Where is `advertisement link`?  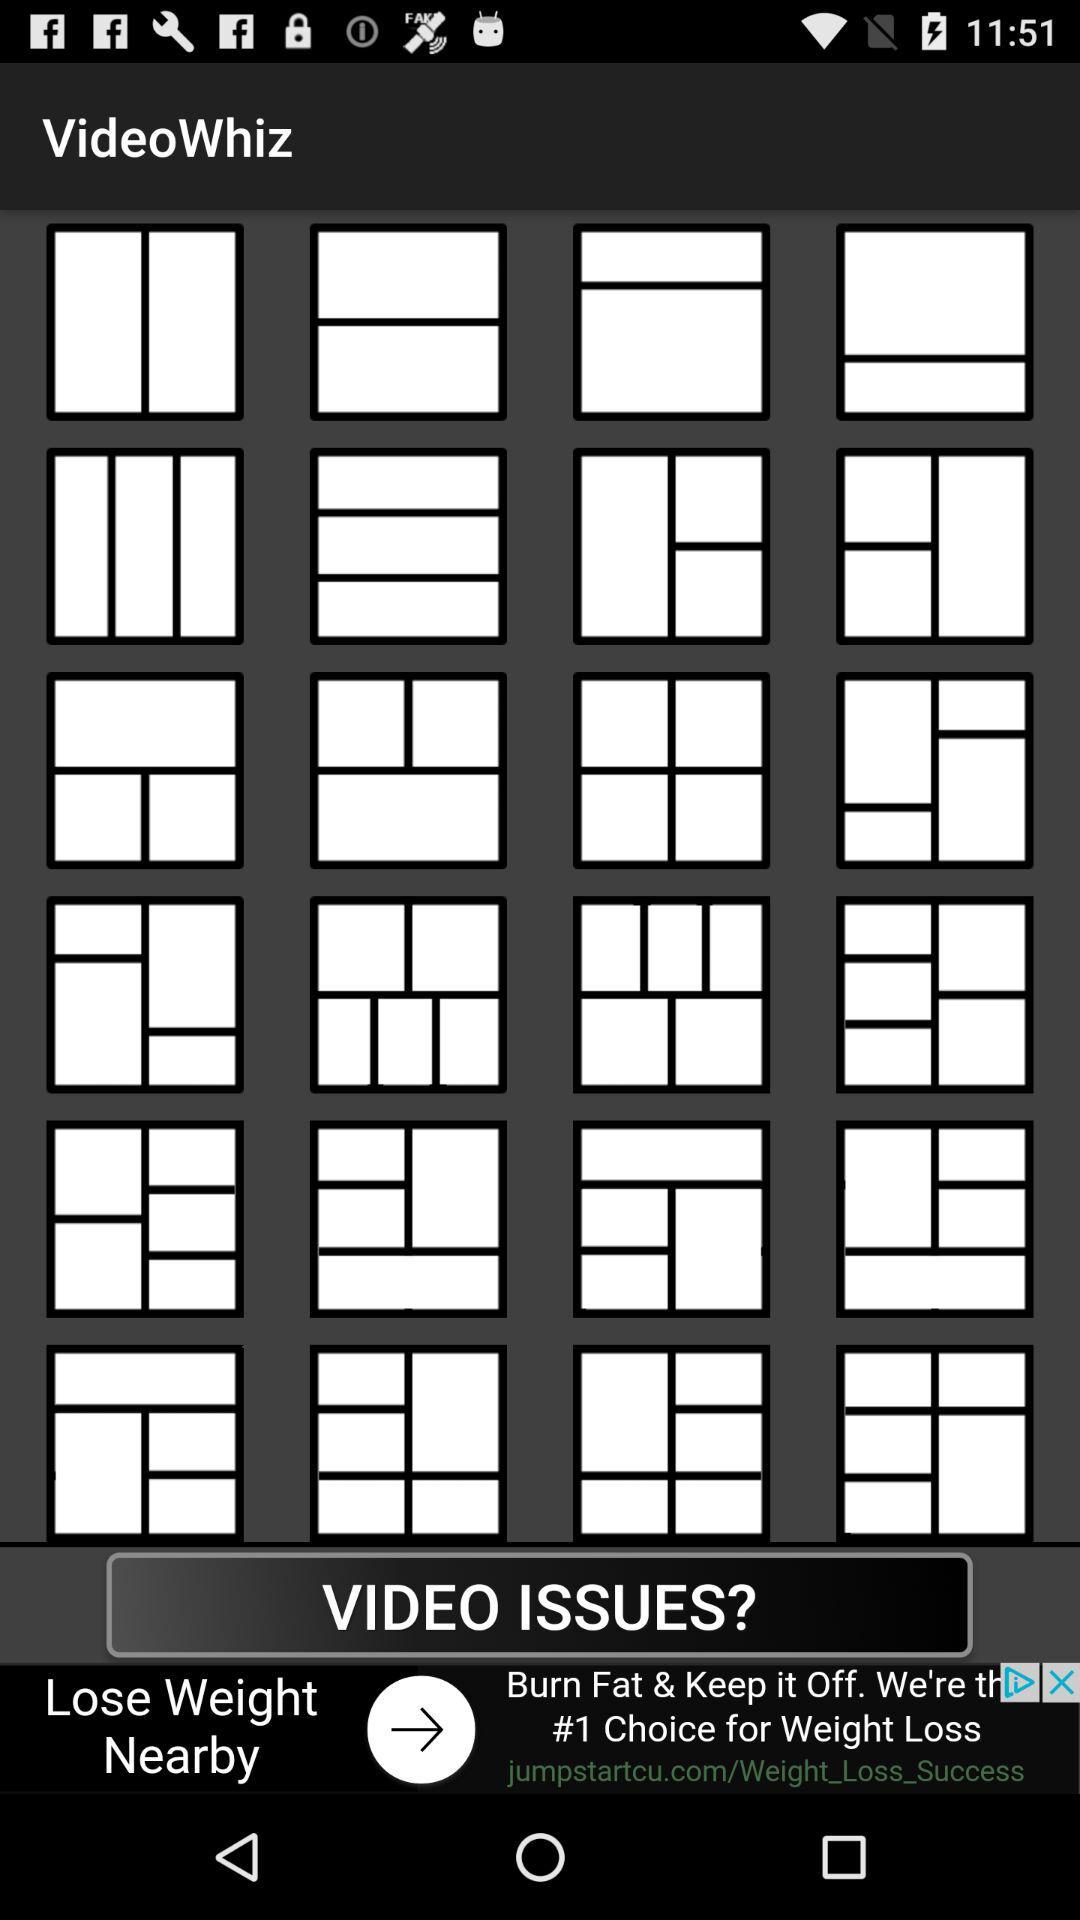 advertisement link is located at coordinates (540, 1727).